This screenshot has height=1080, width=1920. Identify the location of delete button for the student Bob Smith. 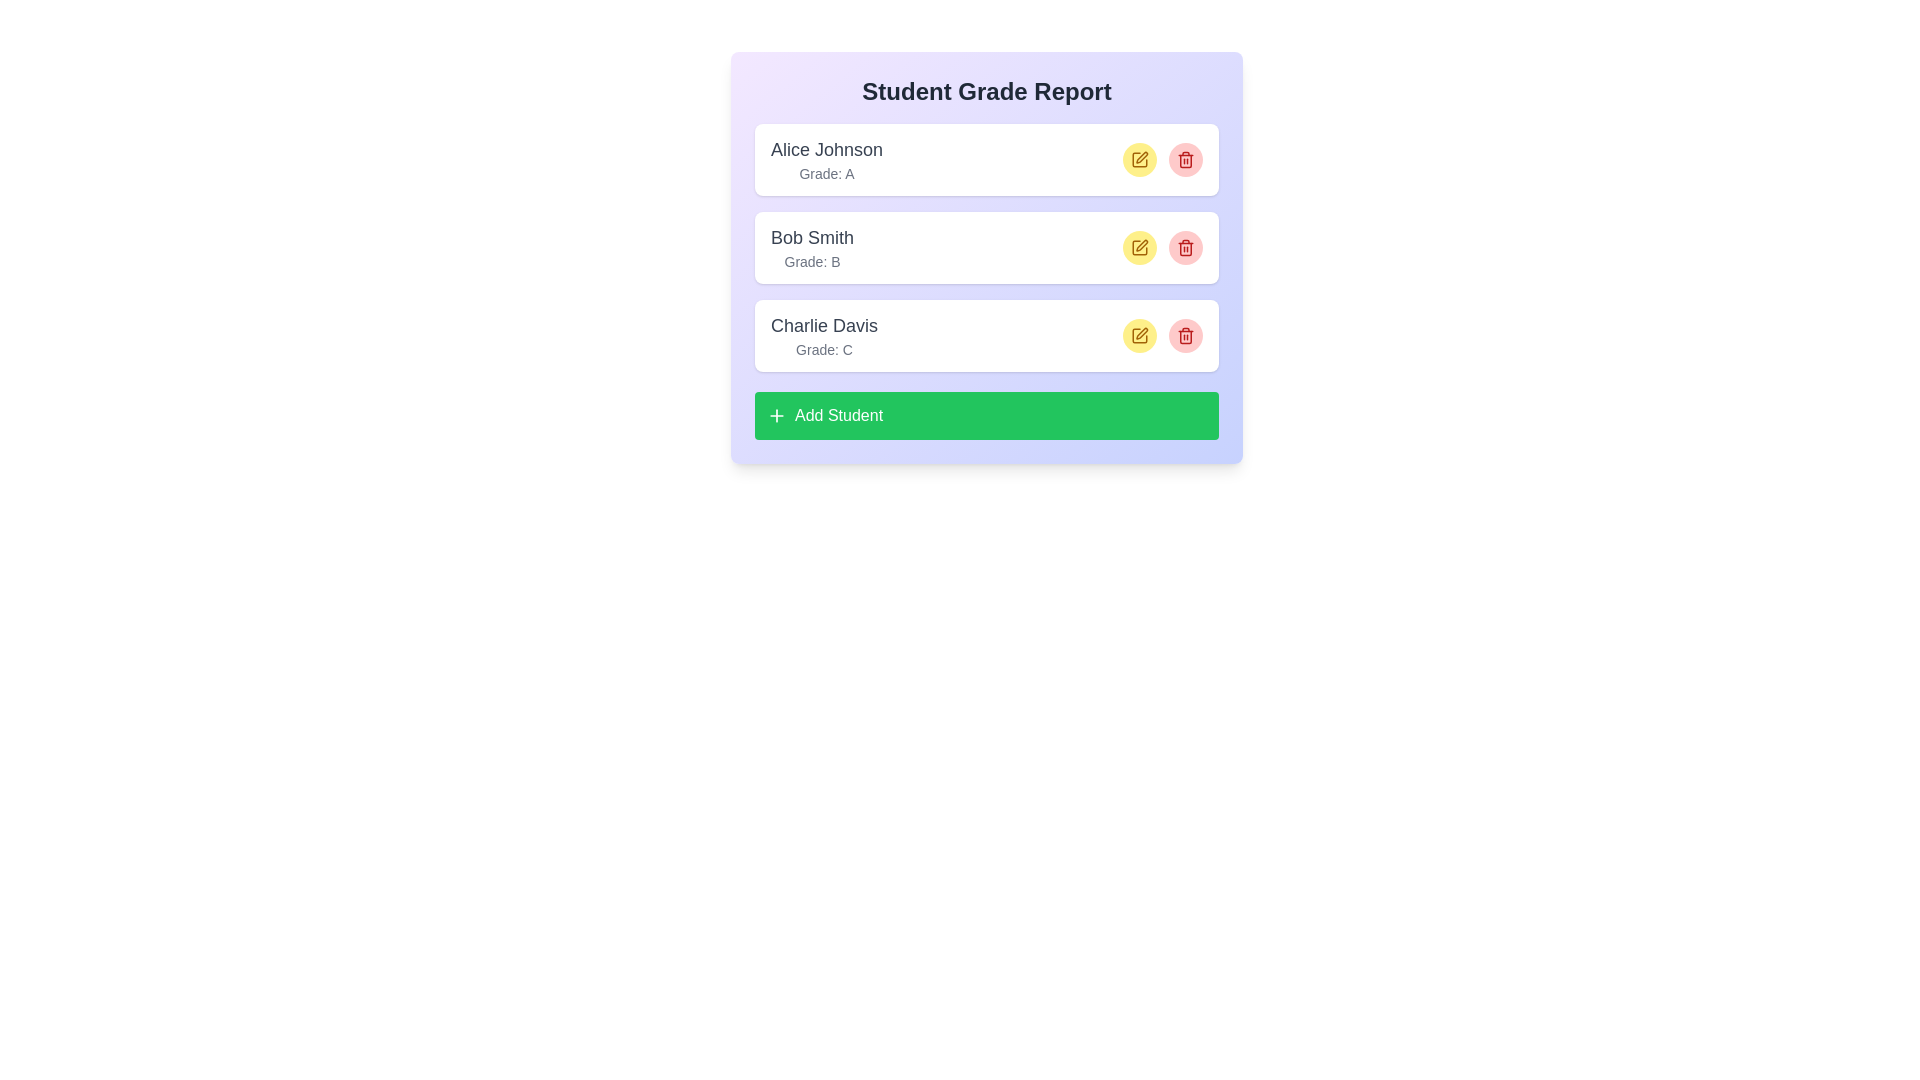
(1185, 246).